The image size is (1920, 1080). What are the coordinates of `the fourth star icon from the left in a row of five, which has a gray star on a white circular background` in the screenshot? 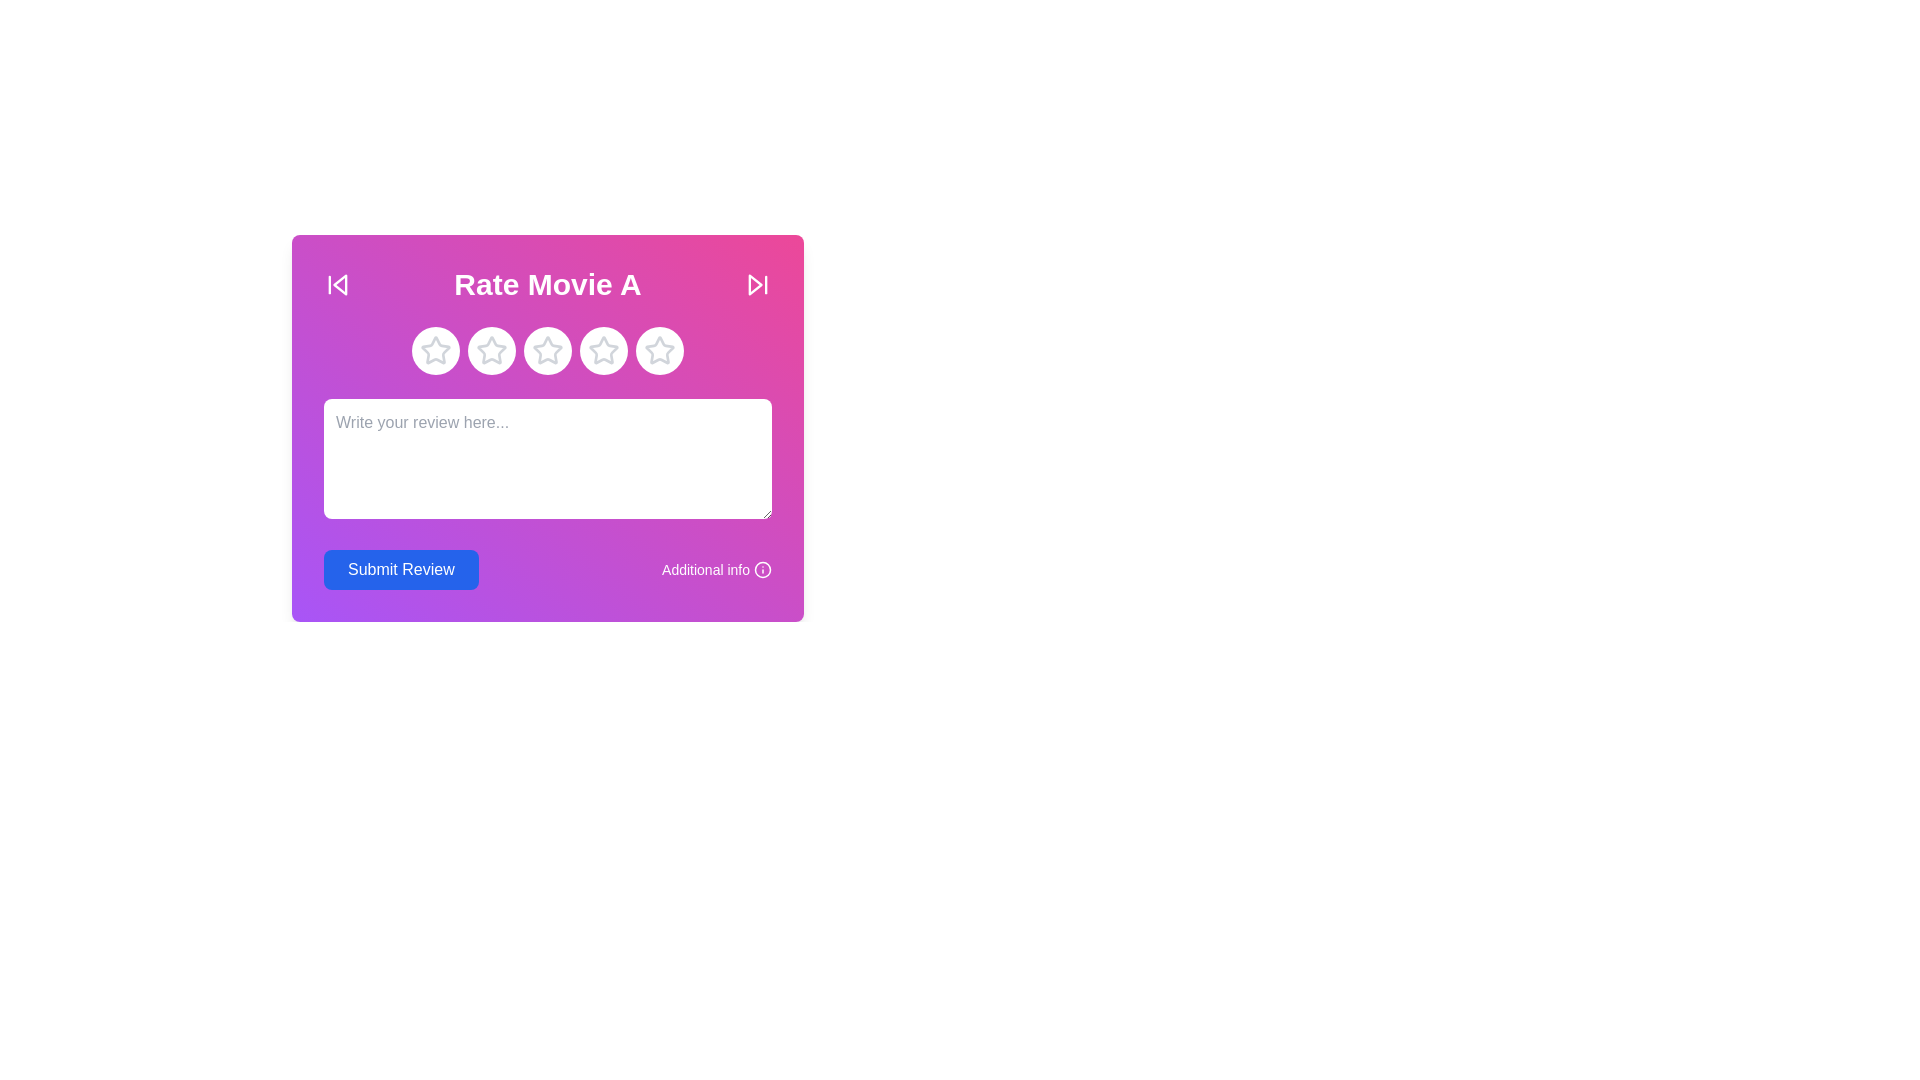 It's located at (603, 350).